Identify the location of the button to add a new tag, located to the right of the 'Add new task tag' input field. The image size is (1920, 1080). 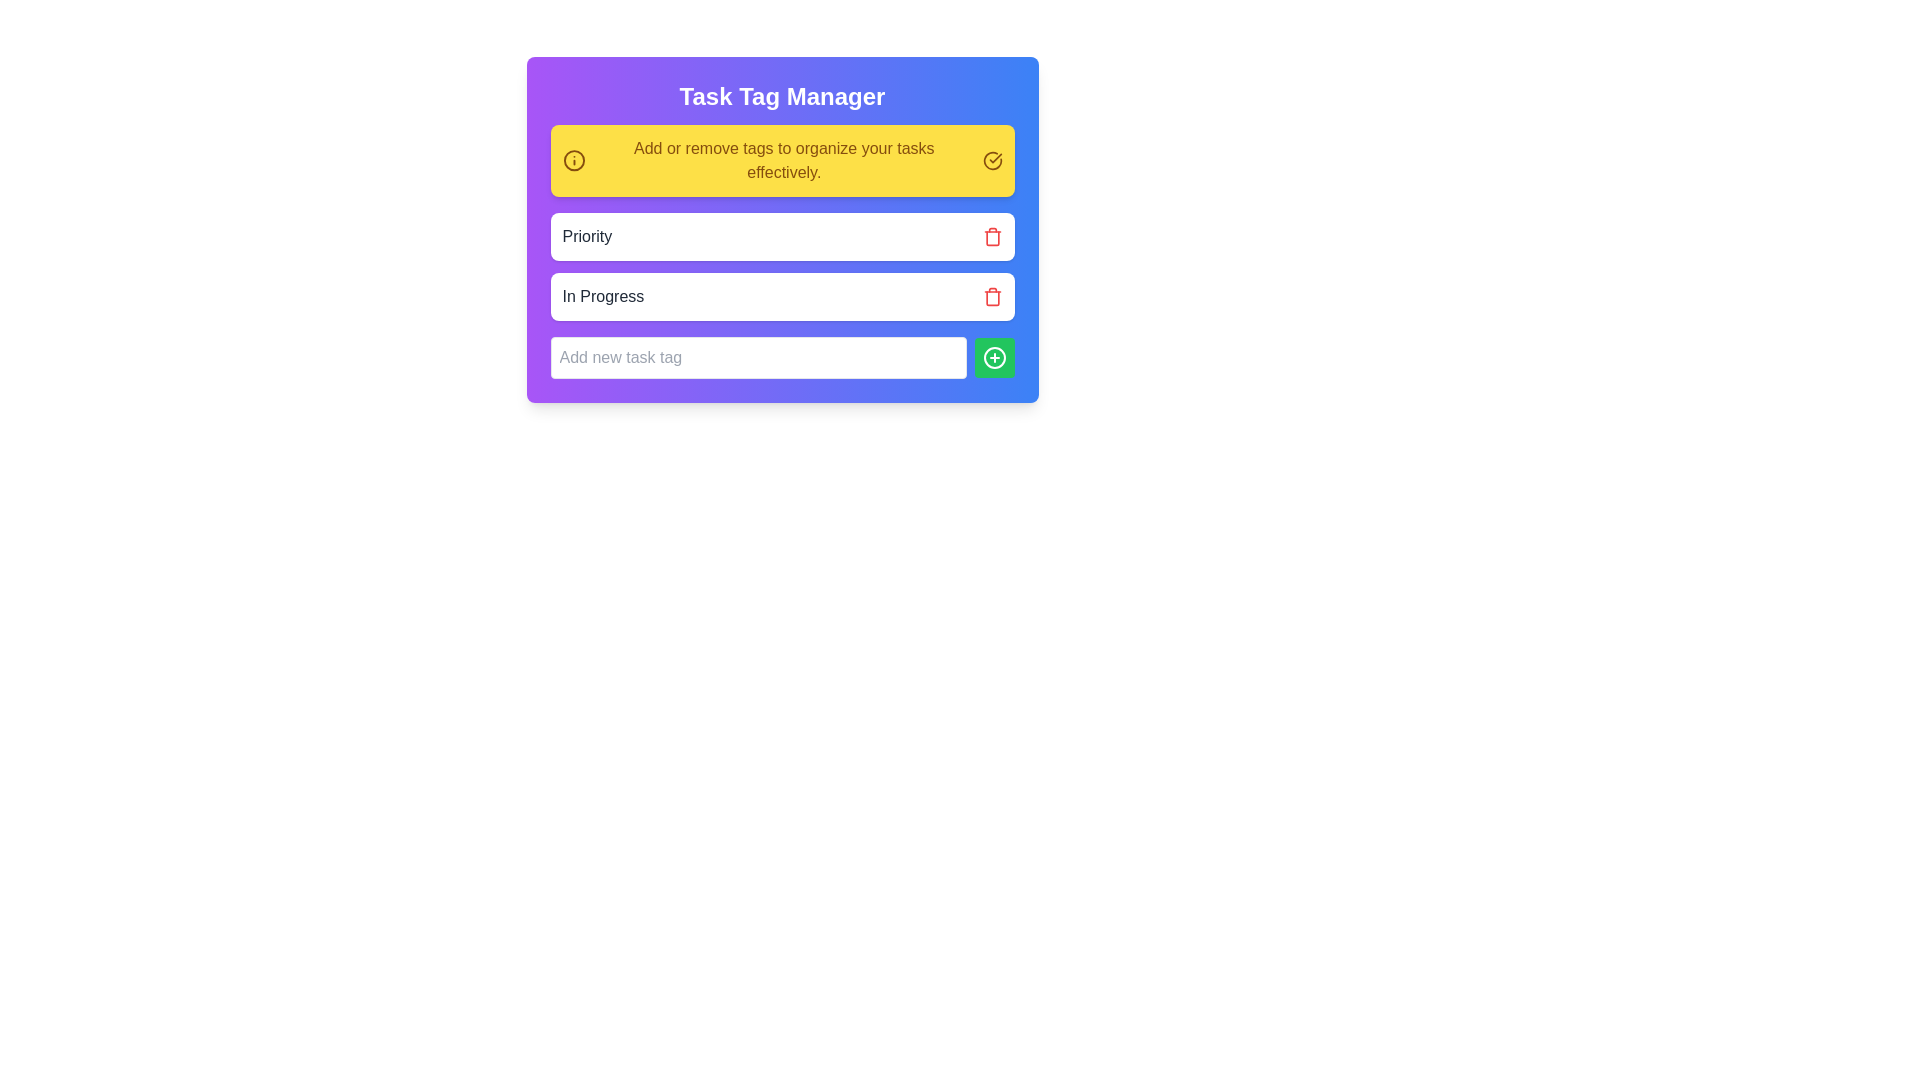
(994, 357).